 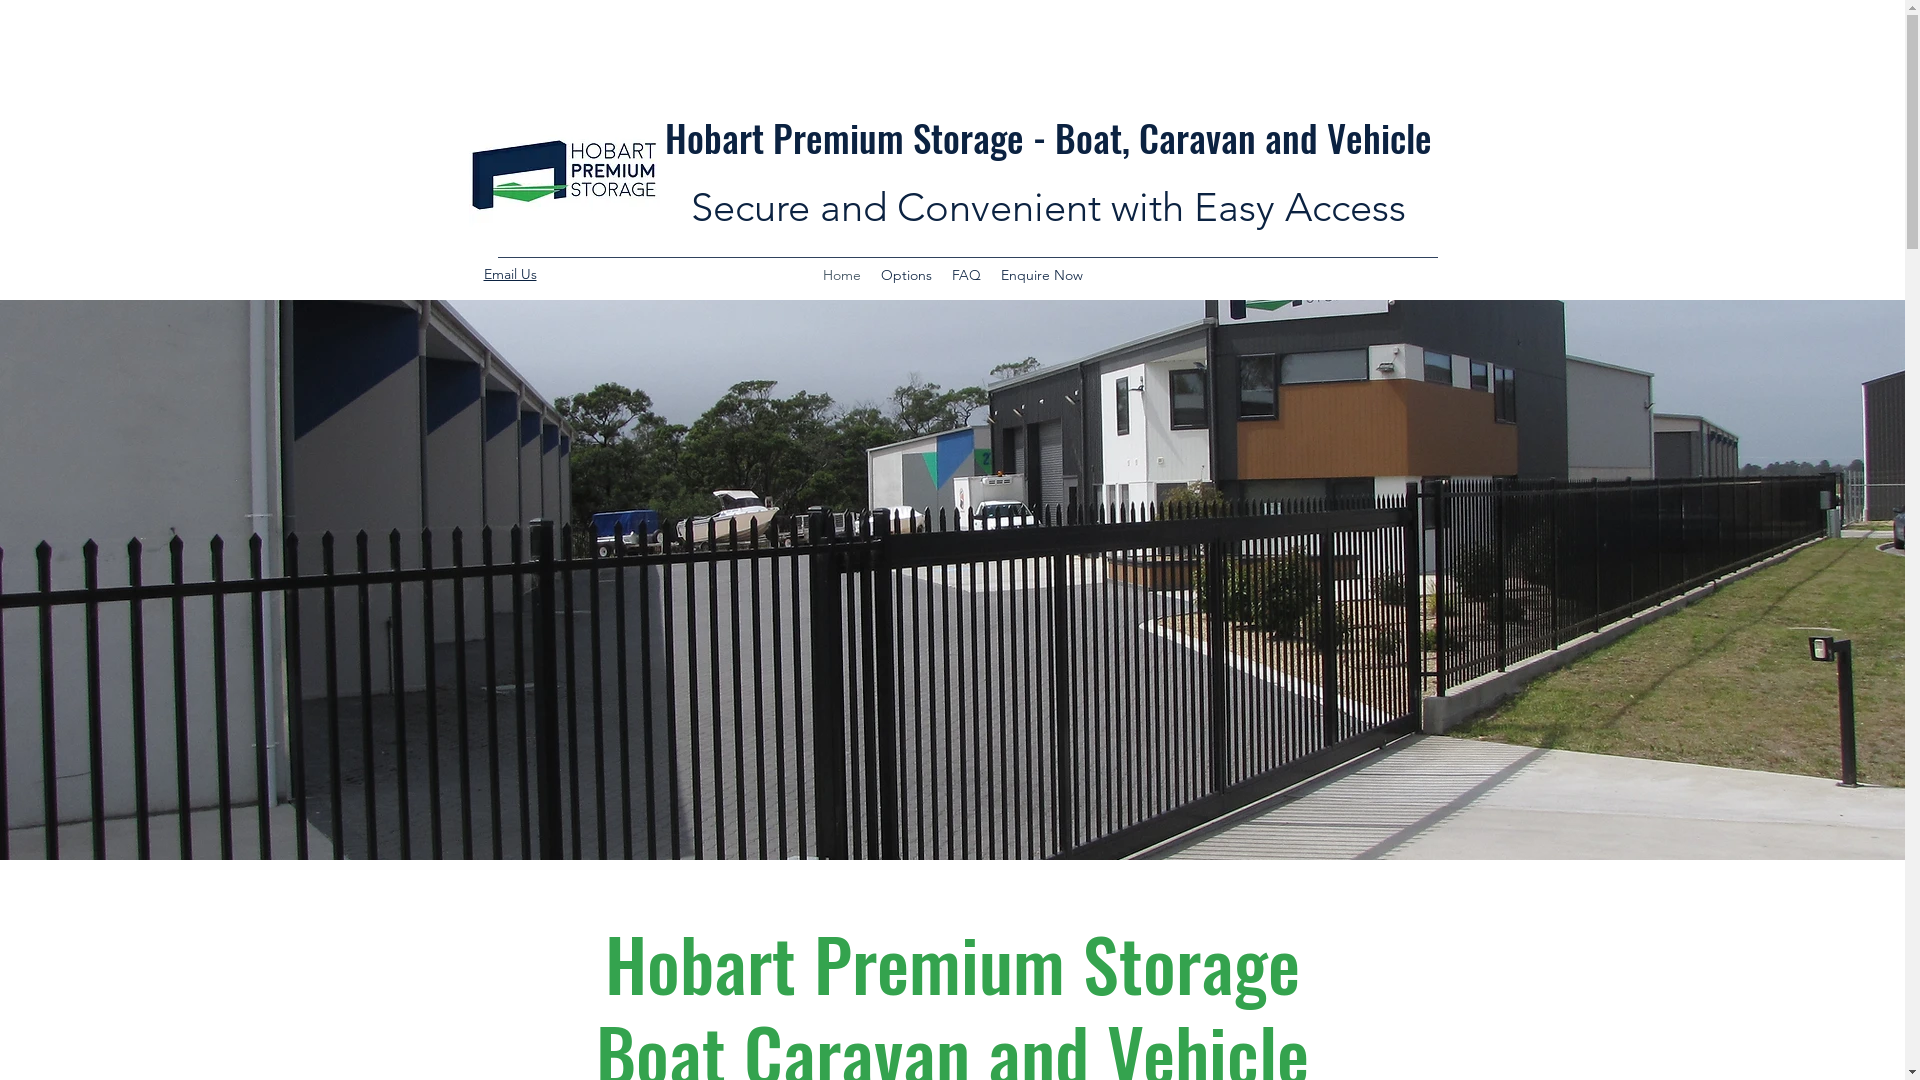 I want to click on 'Home', so click(x=840, y=274).